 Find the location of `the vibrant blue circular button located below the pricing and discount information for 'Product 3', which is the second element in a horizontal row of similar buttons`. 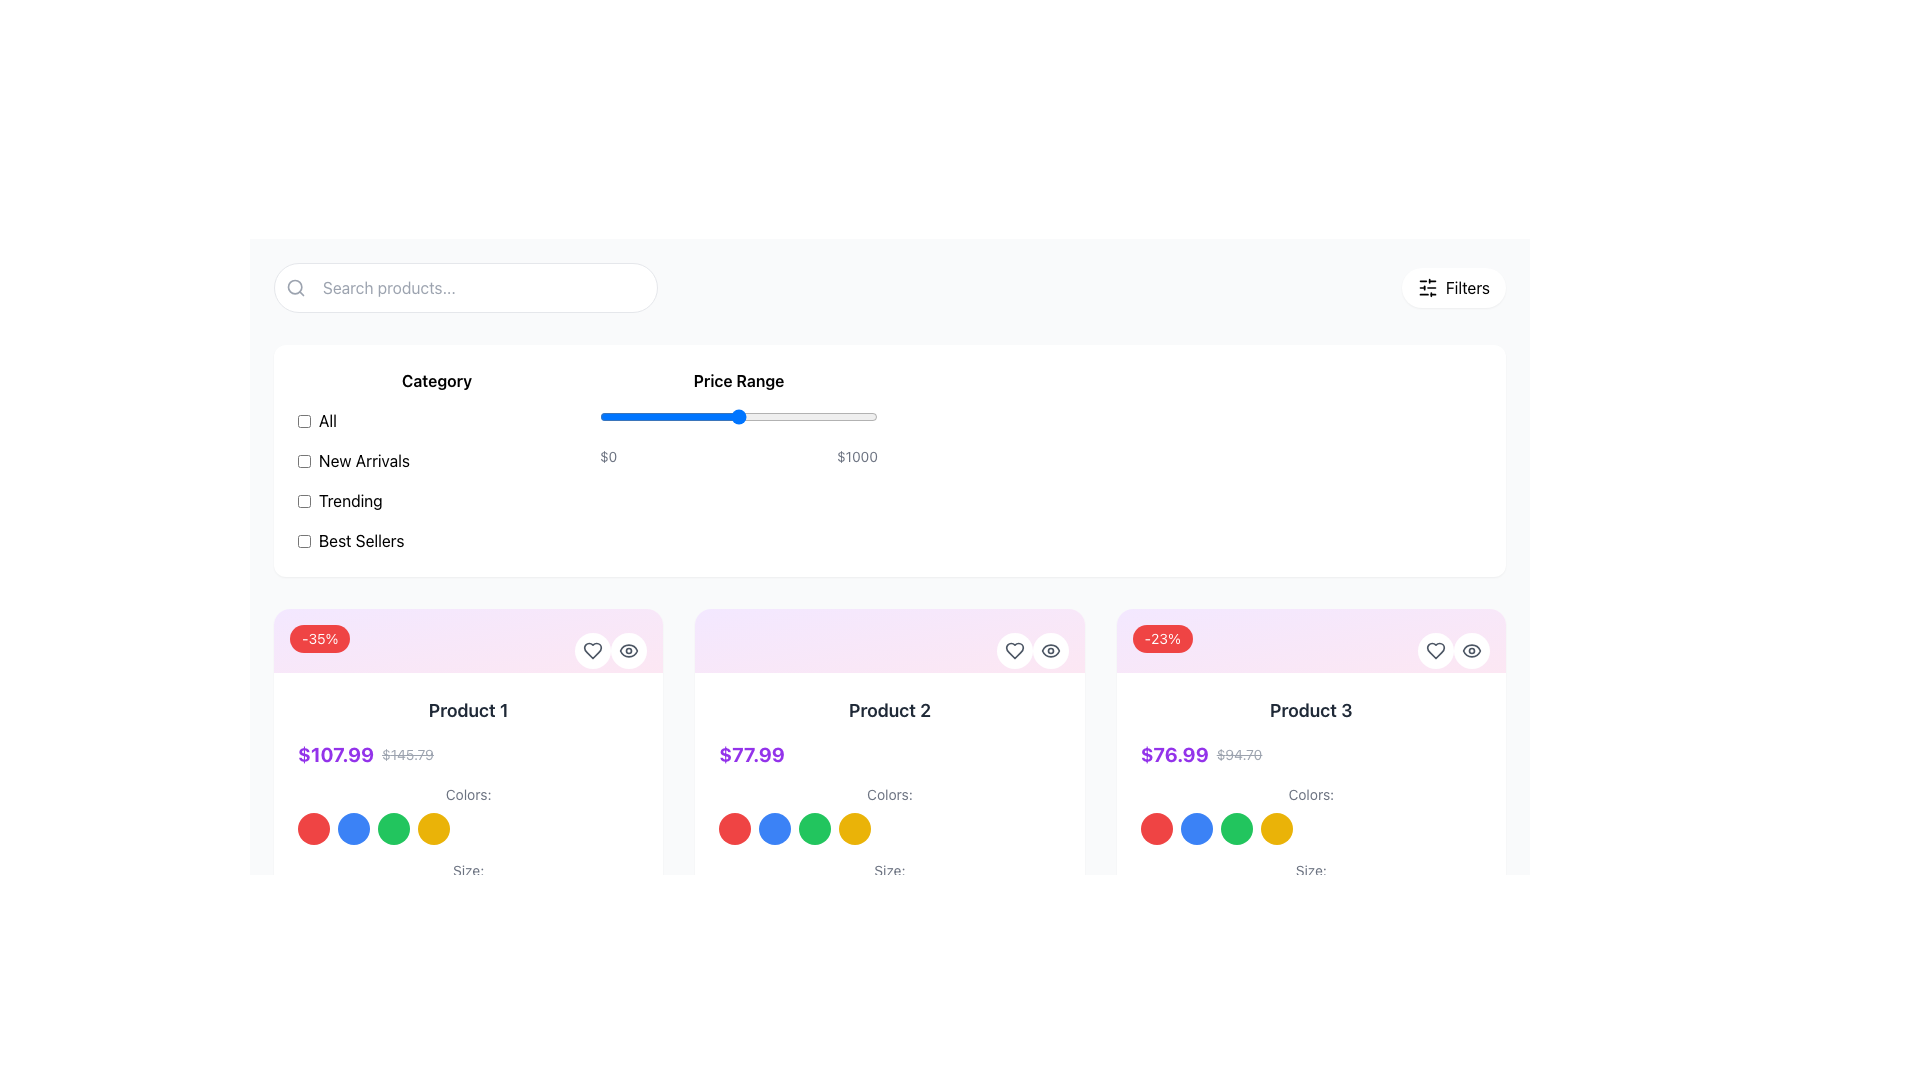

the vibrant blue circular button located below the pricing and discount information for 'Product 3', which is the second element in a horizontal row of similar buttons is located at coordinates (1196, 829).